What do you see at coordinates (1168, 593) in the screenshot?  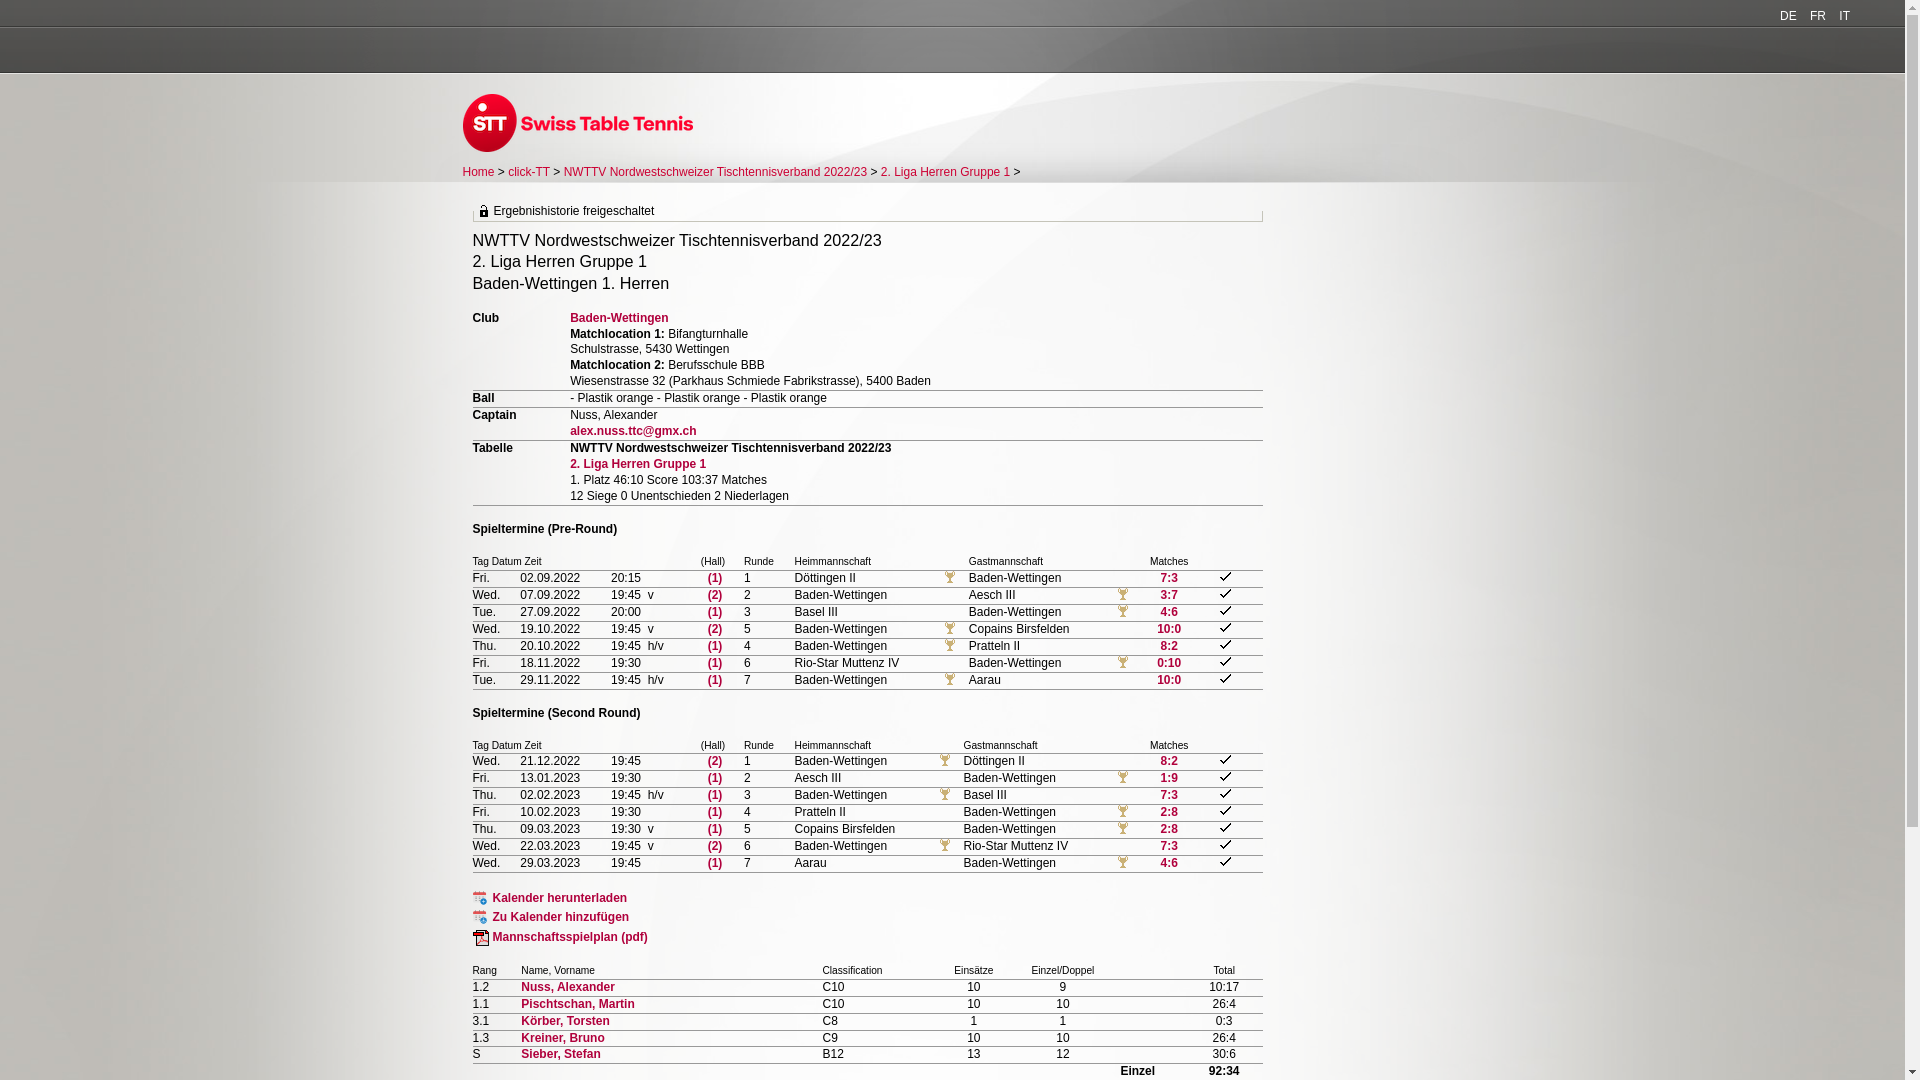 I see `'3:7'` at bounding box center [1168, 593].